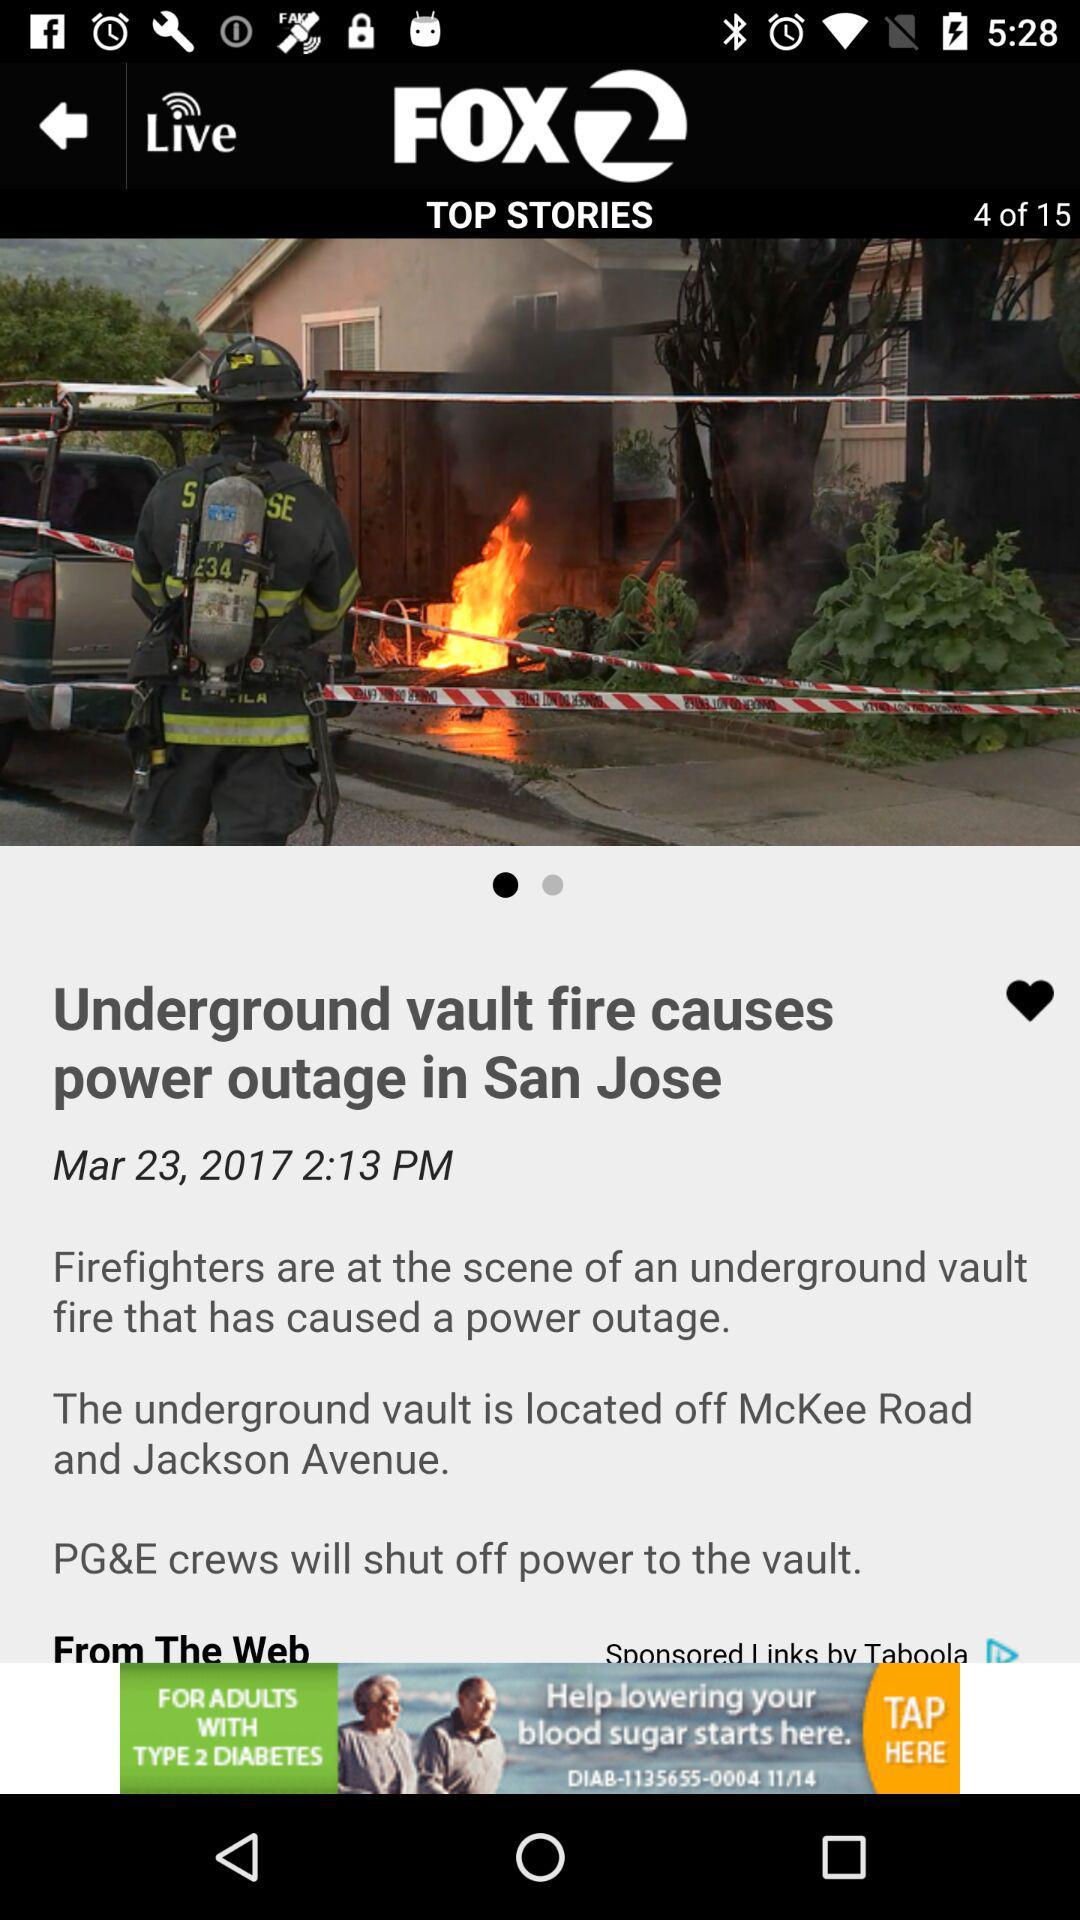 The image size is (1080, 1920). What do you see at coordinates (540, 1727) in the screenshot?
I see `blood sugar advertisement` at bounding box center [540, 1727].